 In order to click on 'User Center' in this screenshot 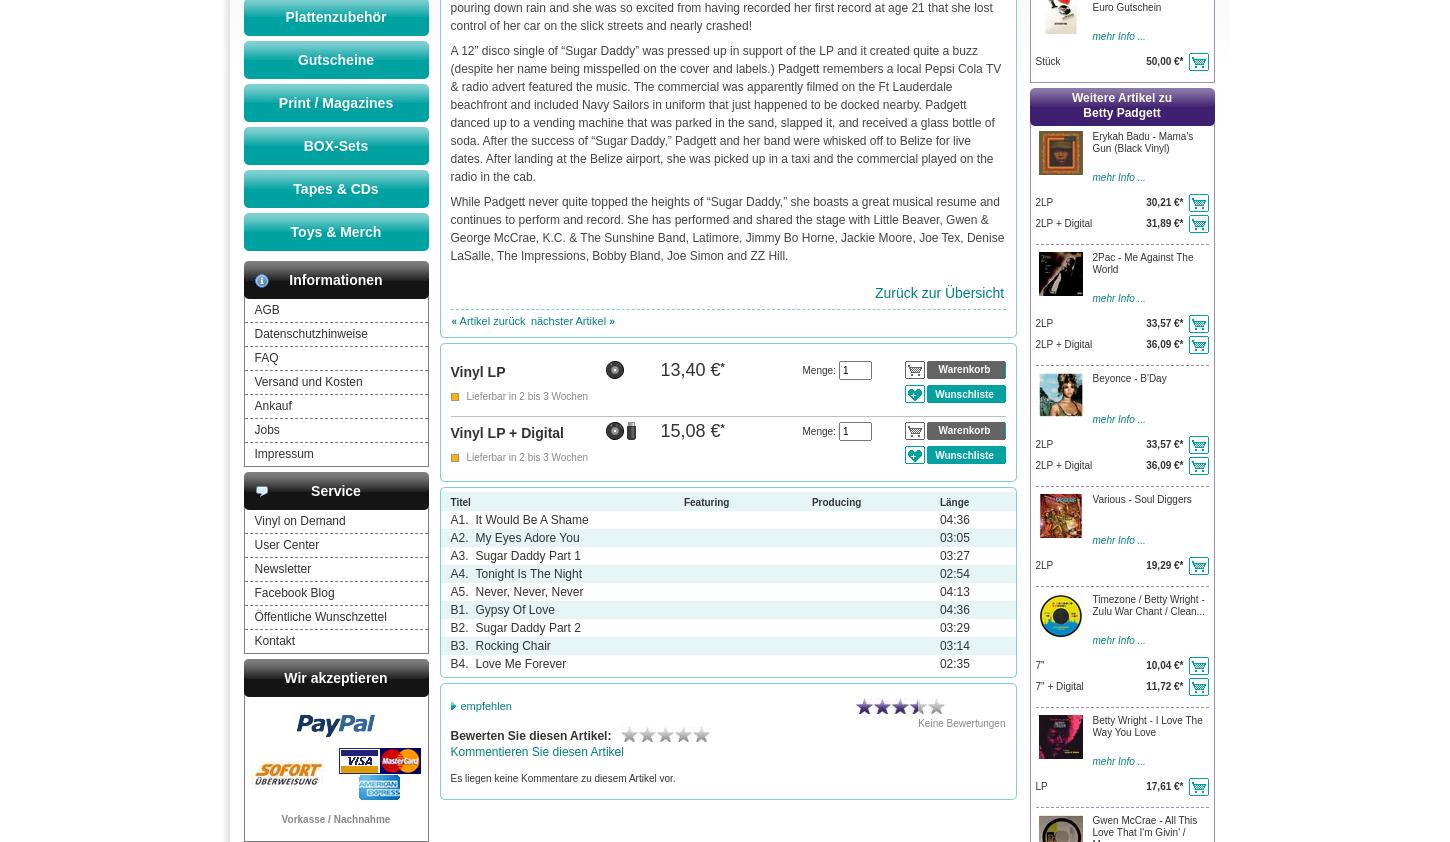, I will do `click(286, 544)`.